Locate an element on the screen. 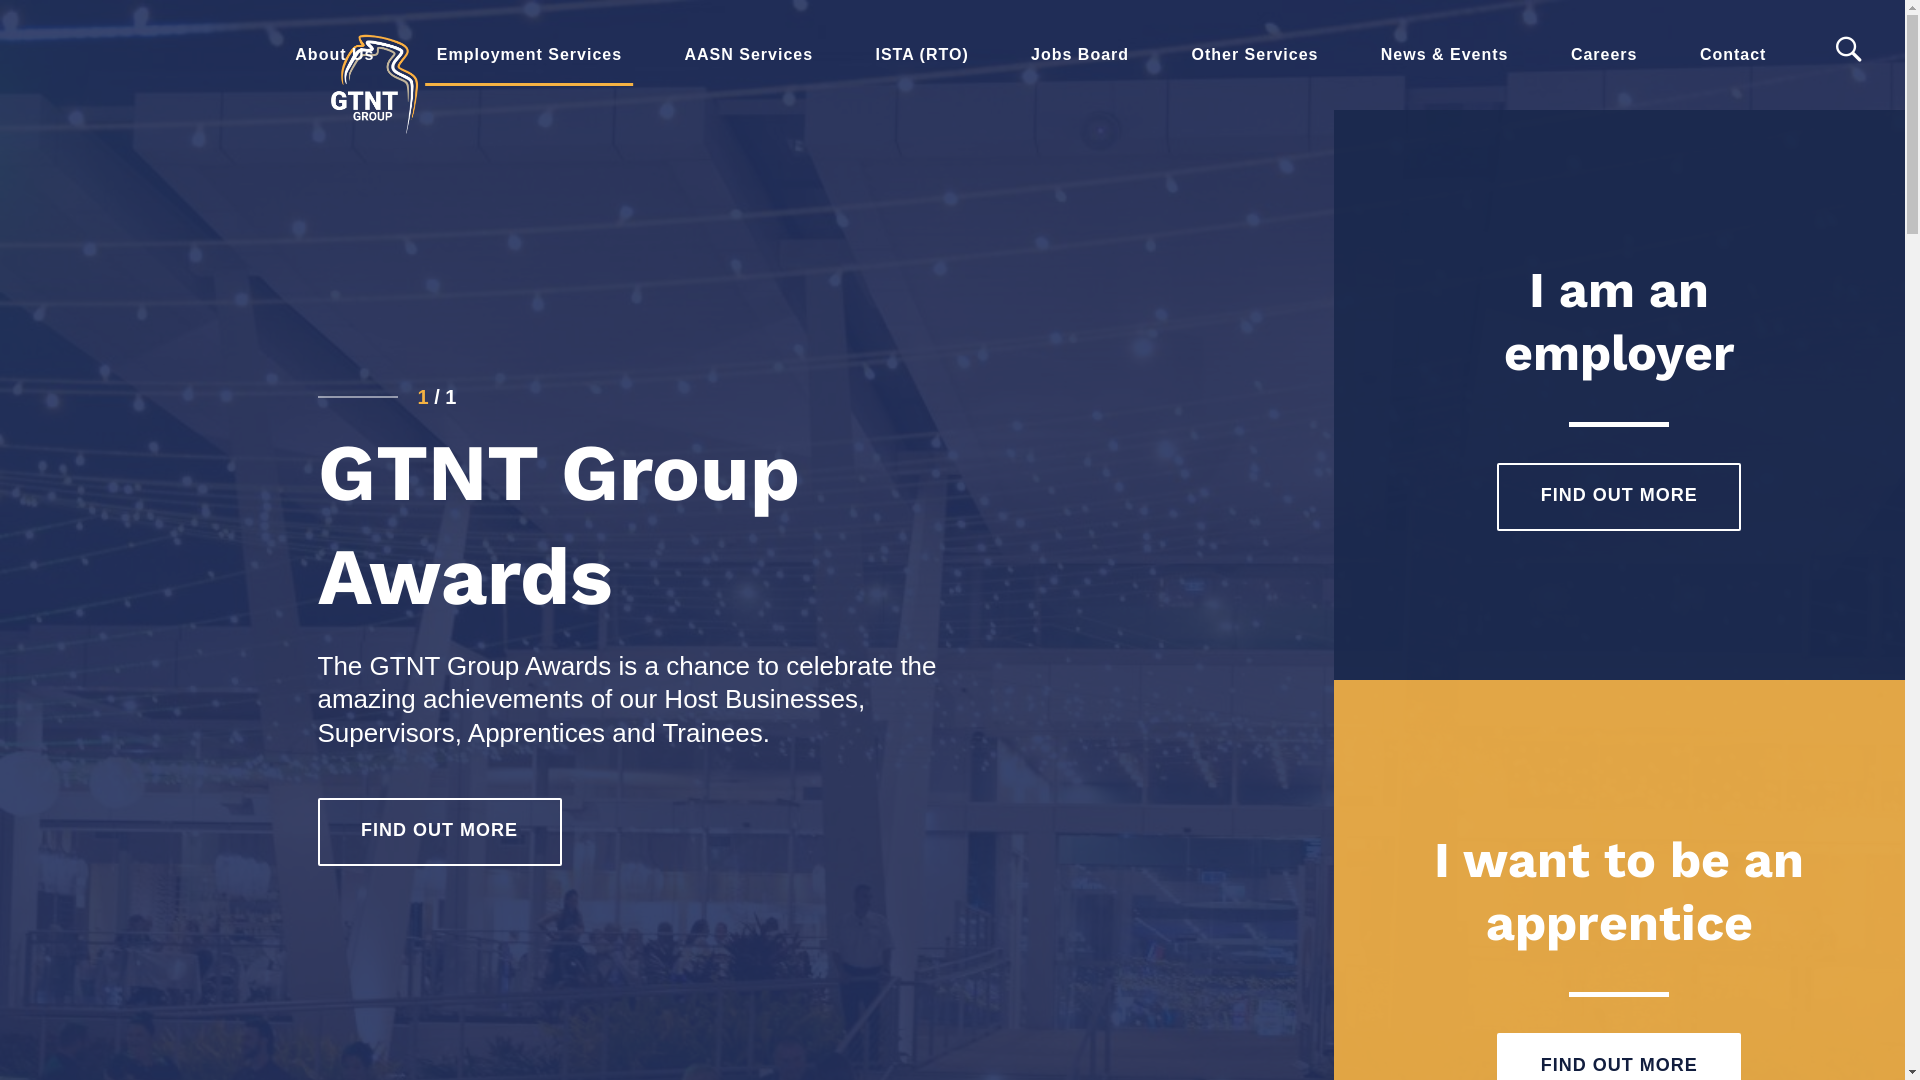  'Search' is located at coordinates (1850, 49).